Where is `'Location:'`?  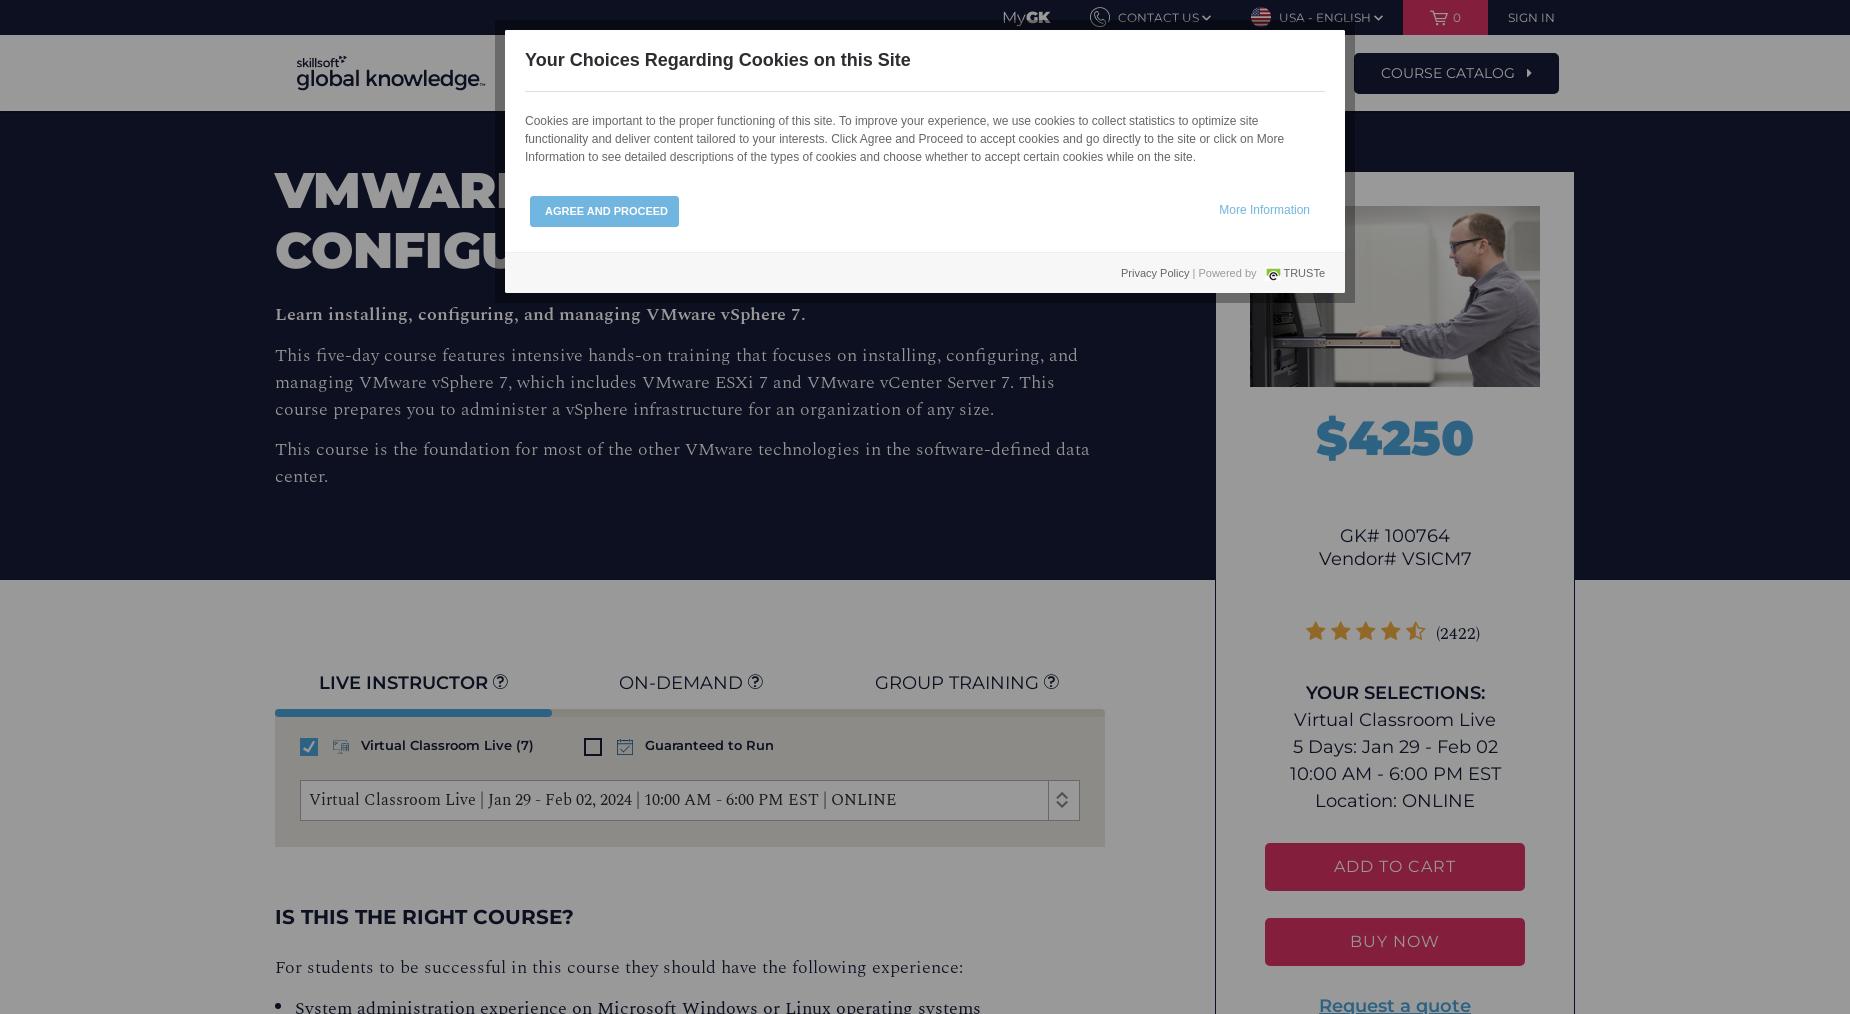
'Location:' is located at coordinates (1357, 800).